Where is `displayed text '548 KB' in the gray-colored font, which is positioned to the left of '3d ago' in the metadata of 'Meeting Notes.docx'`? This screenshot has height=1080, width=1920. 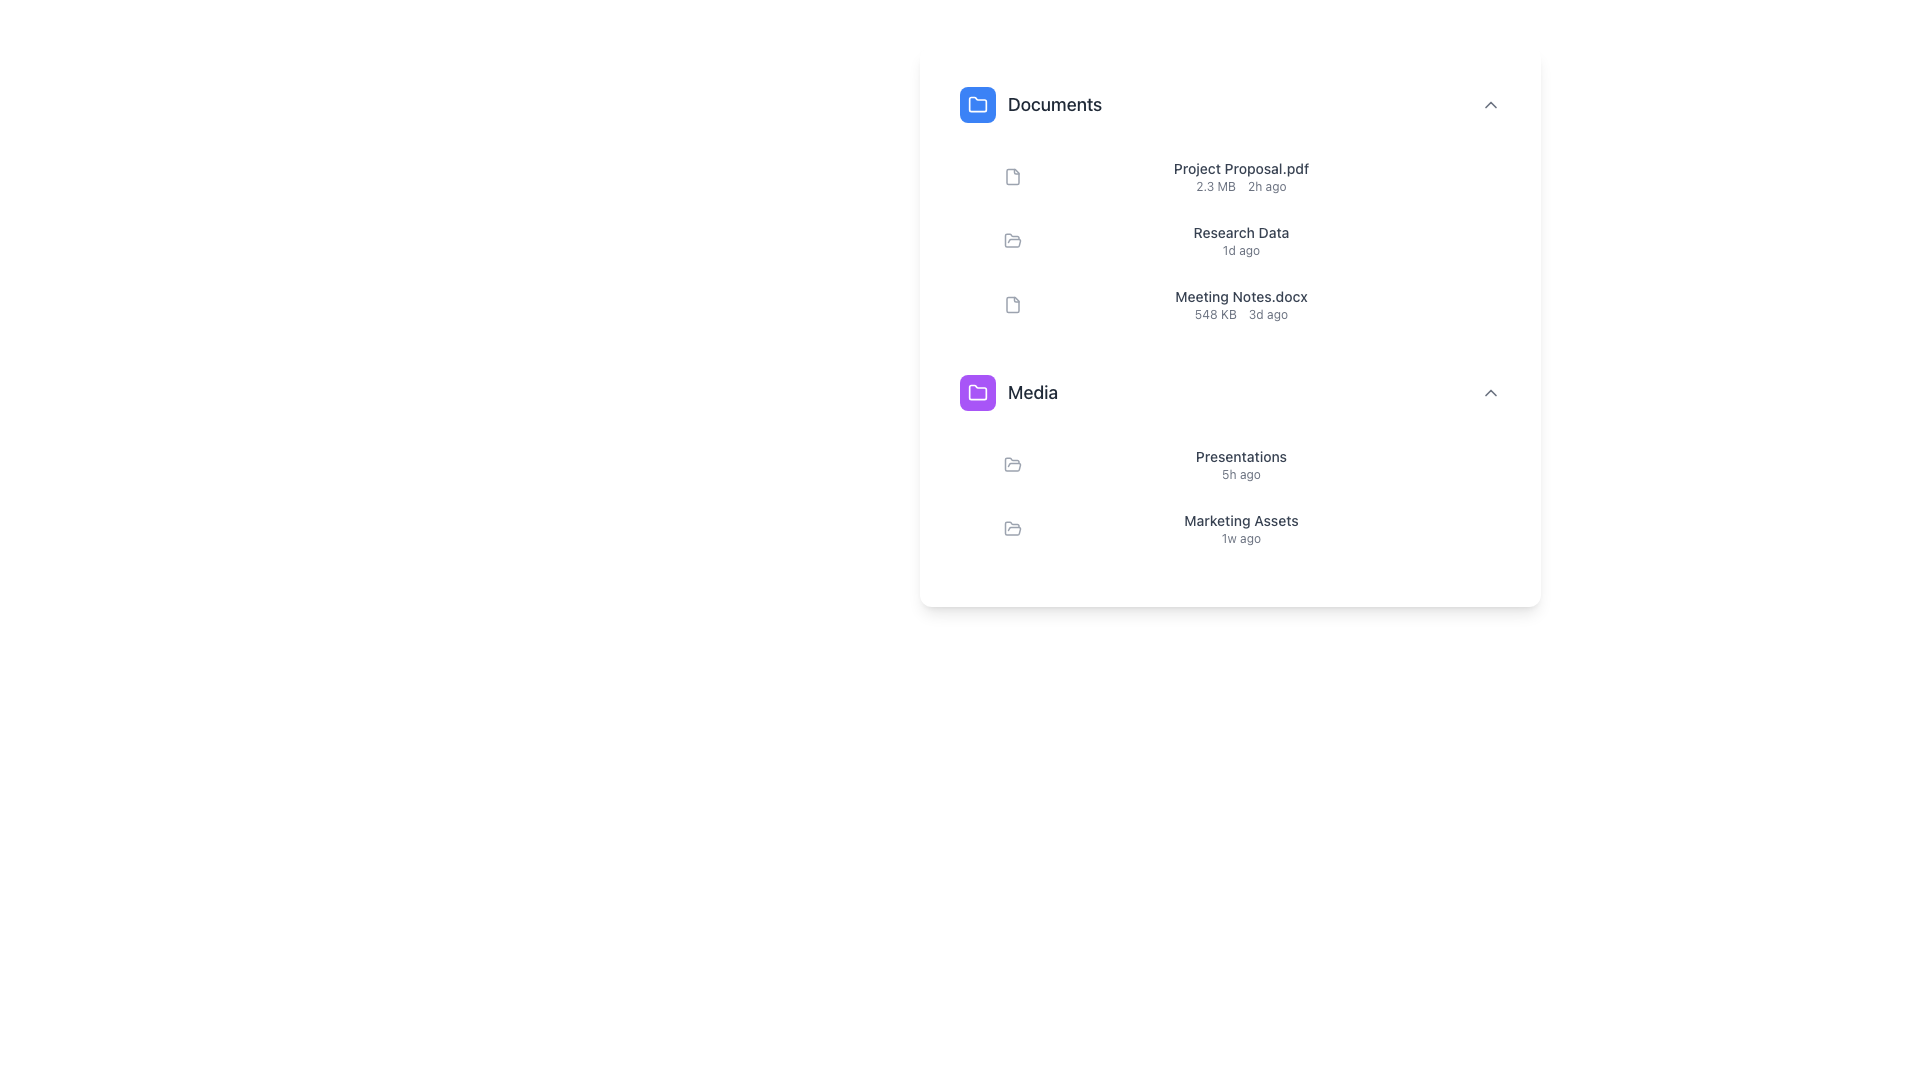 displayed text '548 KB' in the gray-colored font, which is positioned to the left of '3d ago' in the metadata of 'Meeting Notes.docx' is located at coordinates (1214, 314).